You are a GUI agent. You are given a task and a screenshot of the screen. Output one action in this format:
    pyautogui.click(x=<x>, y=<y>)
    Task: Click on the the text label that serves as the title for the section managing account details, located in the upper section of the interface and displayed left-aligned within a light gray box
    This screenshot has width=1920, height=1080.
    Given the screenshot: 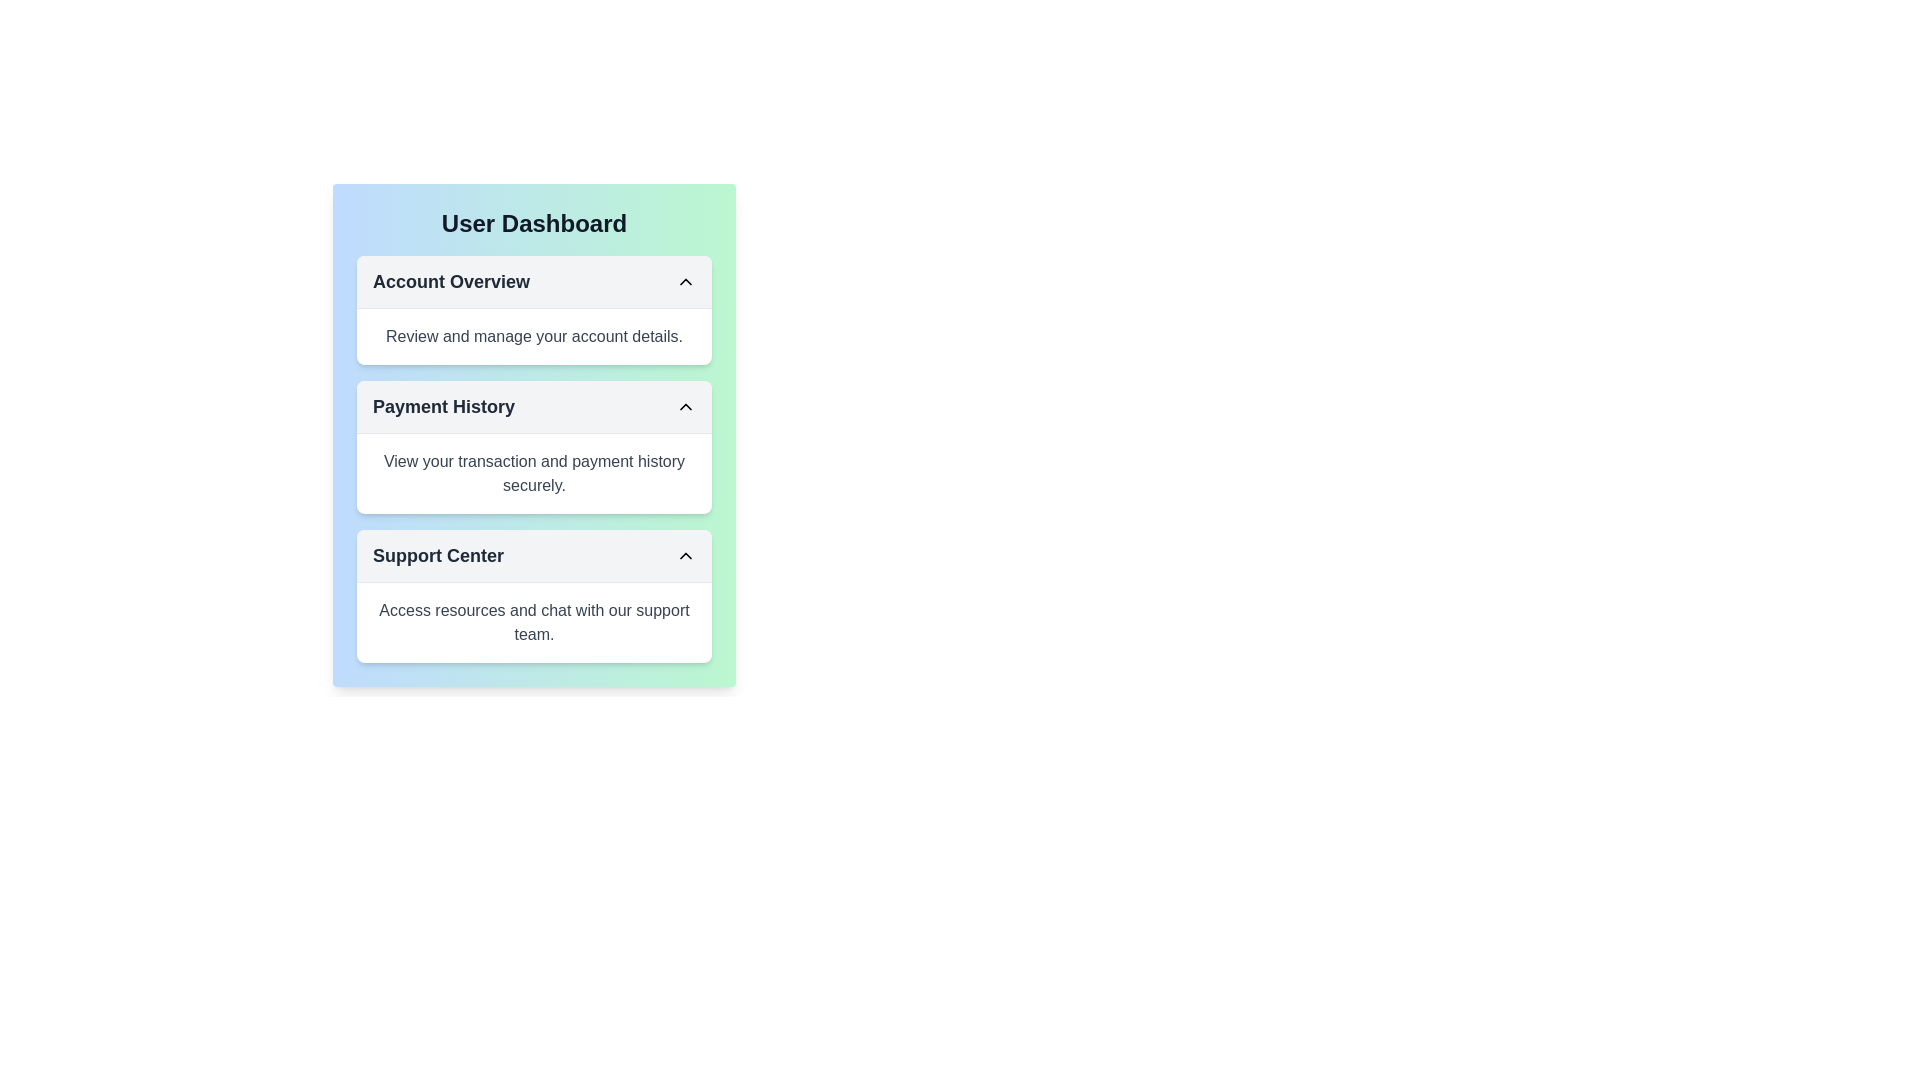 What is the action you would take?
    pyautogui.click(x=450, y=281)
    